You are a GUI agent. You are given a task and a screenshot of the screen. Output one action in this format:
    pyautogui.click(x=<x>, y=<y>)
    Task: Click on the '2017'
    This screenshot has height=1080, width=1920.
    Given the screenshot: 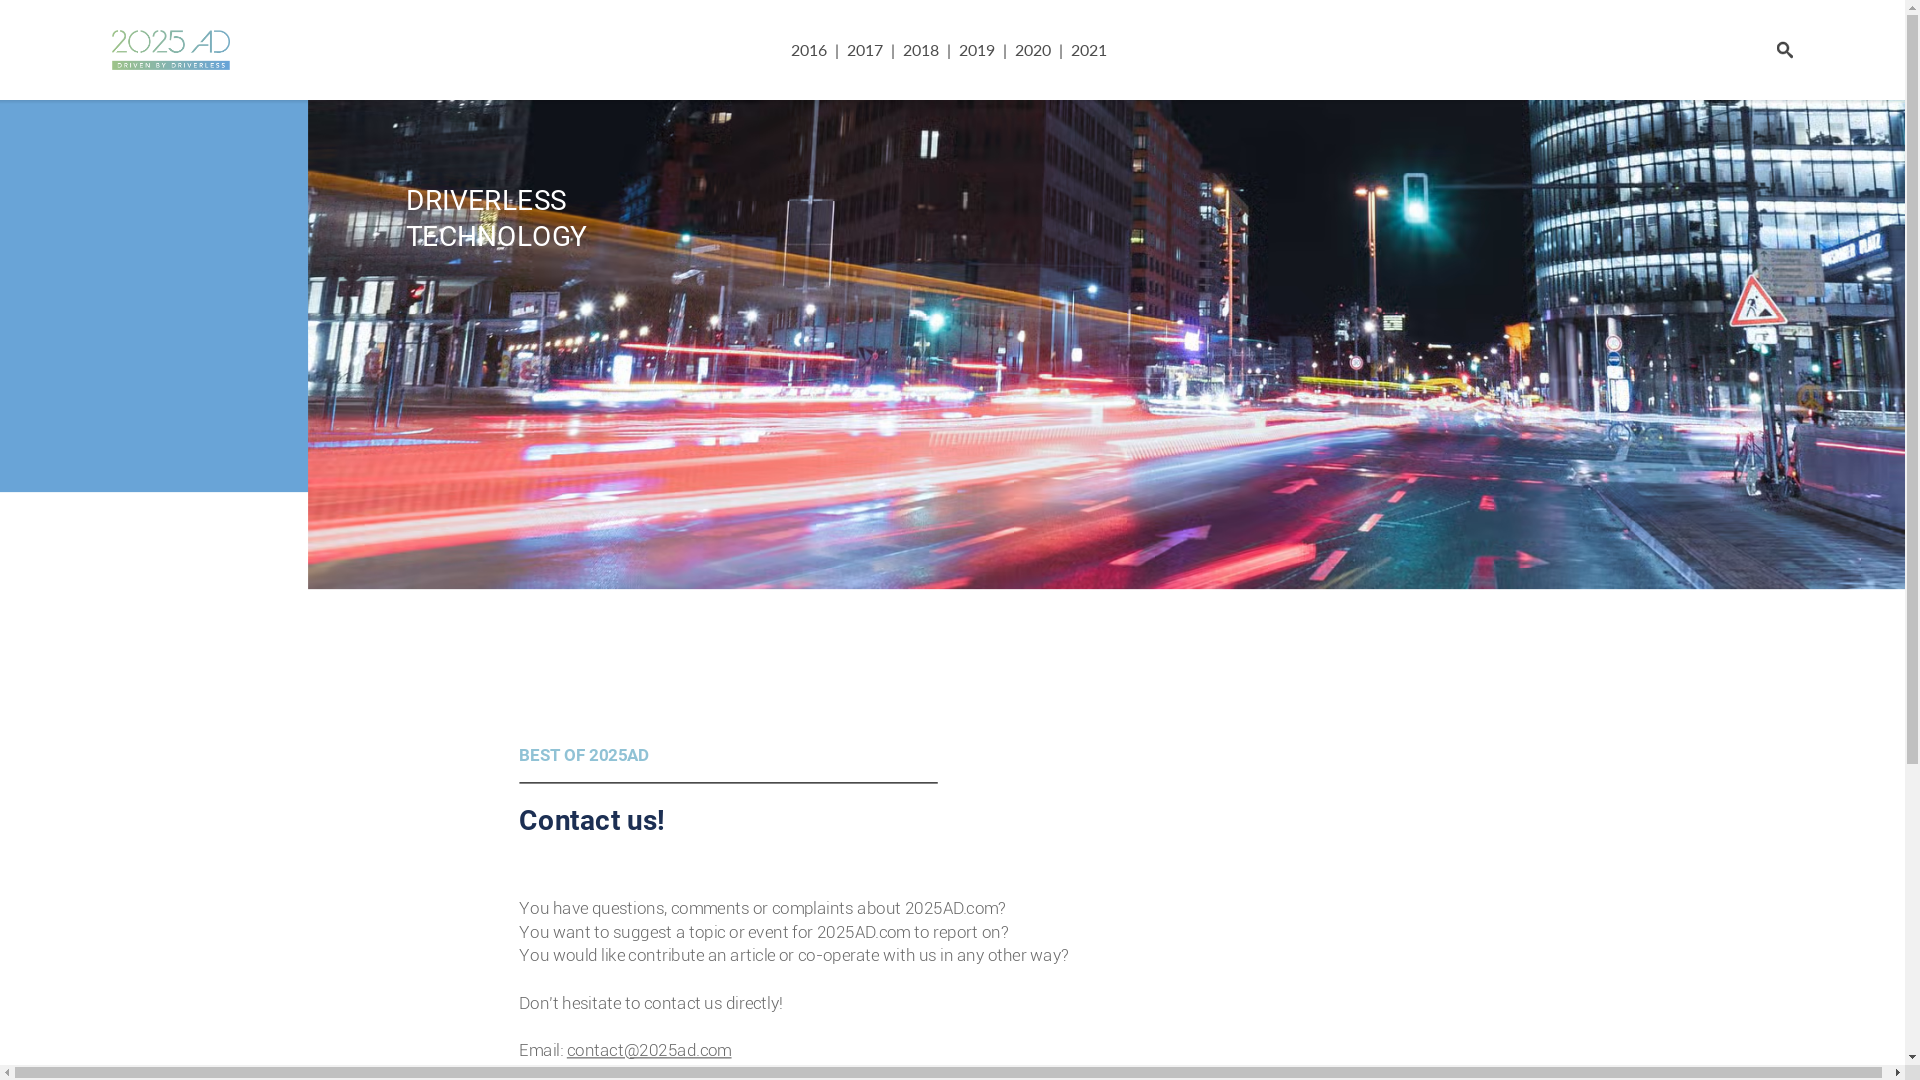 What is the action you would take?
    pyautogui.click(x=838, y=48)
    